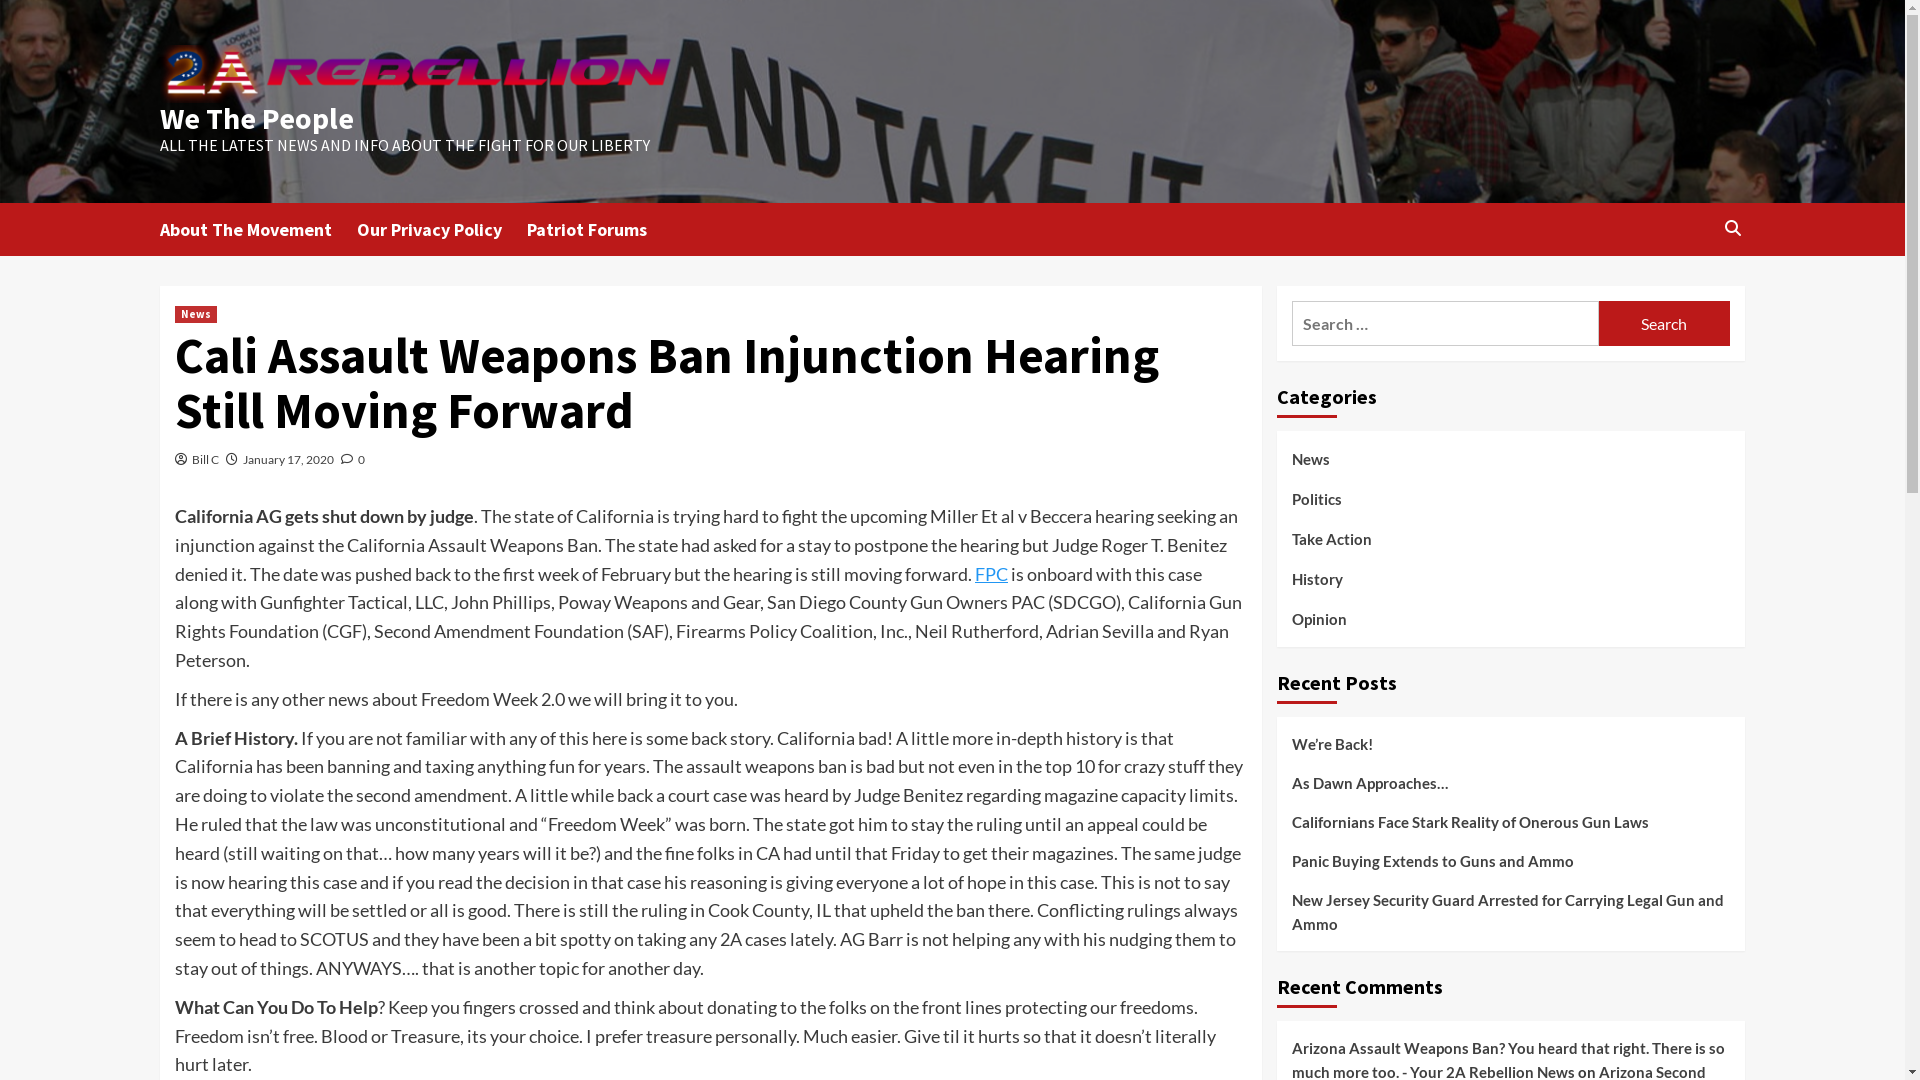  What do you see at coordinates (1511, 829) in the screenshot?
I see `'Californians Face Stark Reality of Onerous Gun Laws'` at bounding box center [1511, 829].